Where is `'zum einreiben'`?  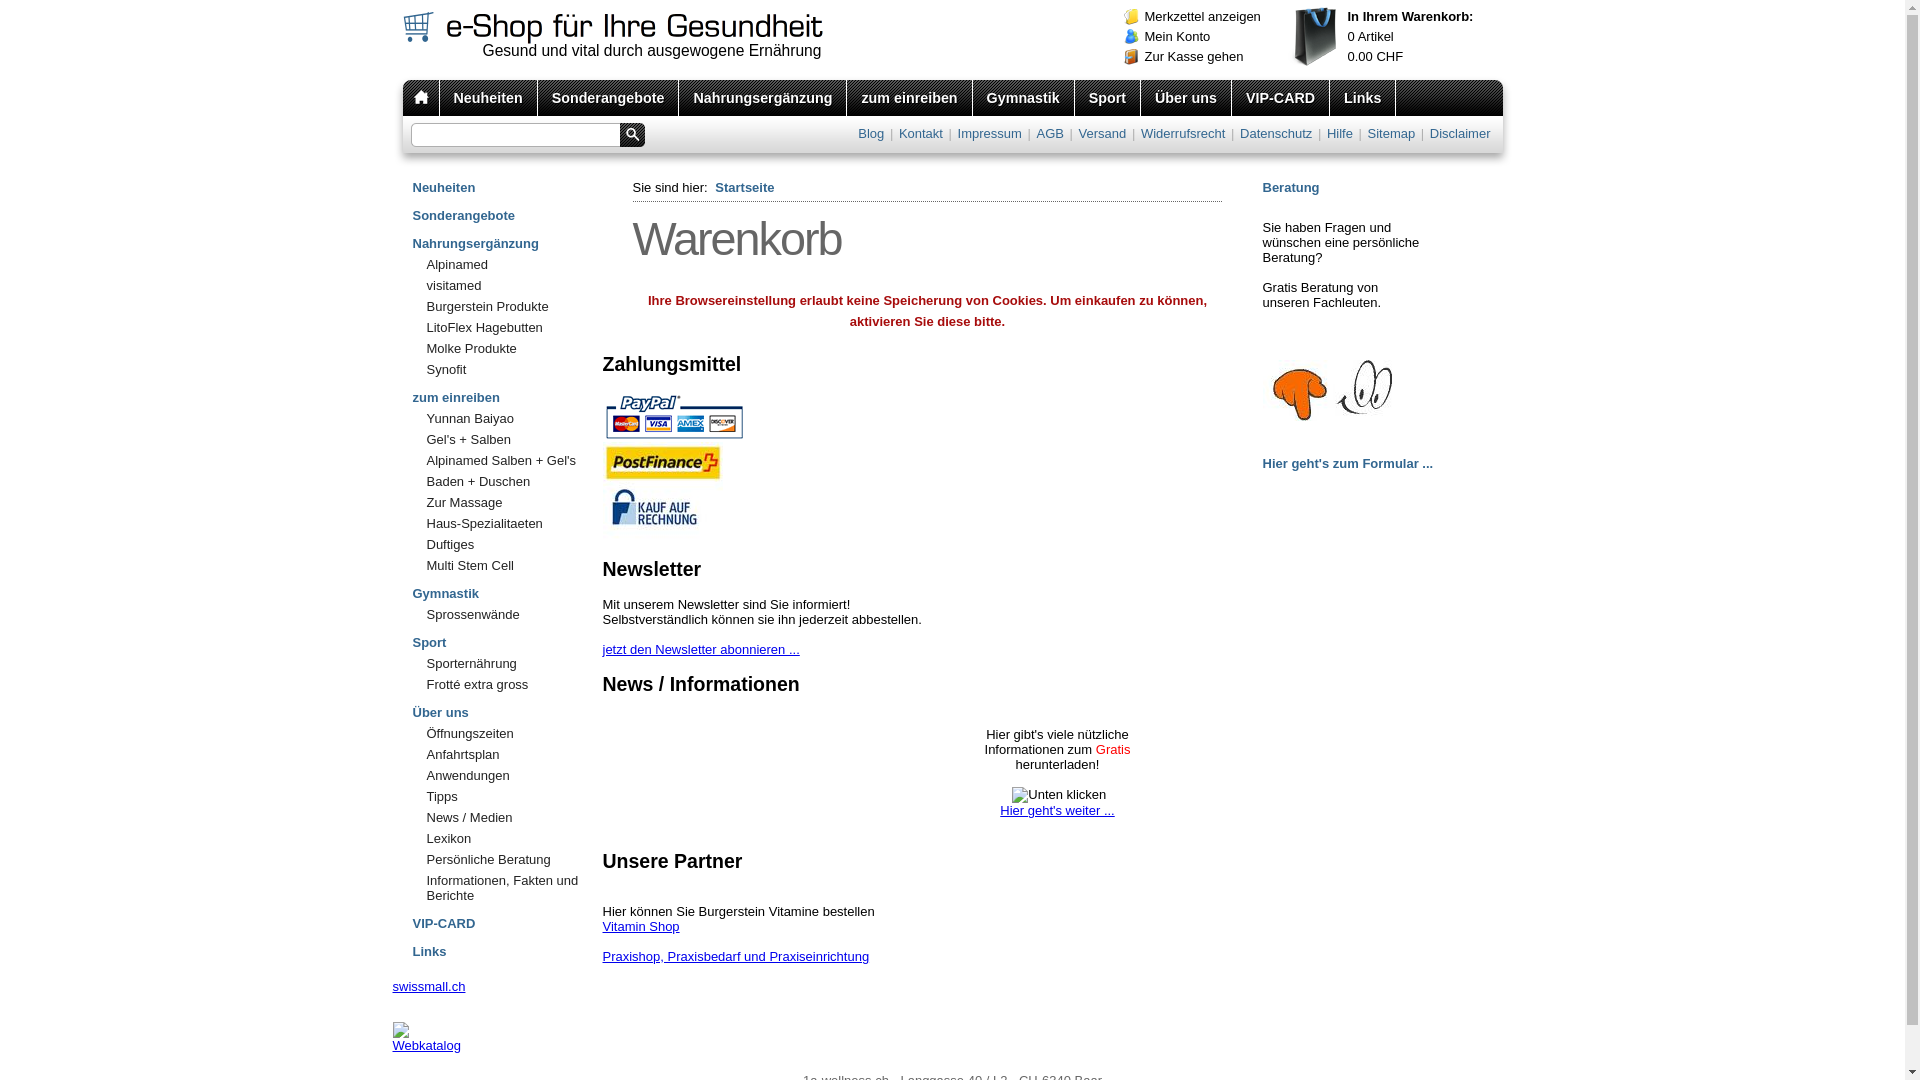 'zum einreiben' is located at coordinates (507, 393).